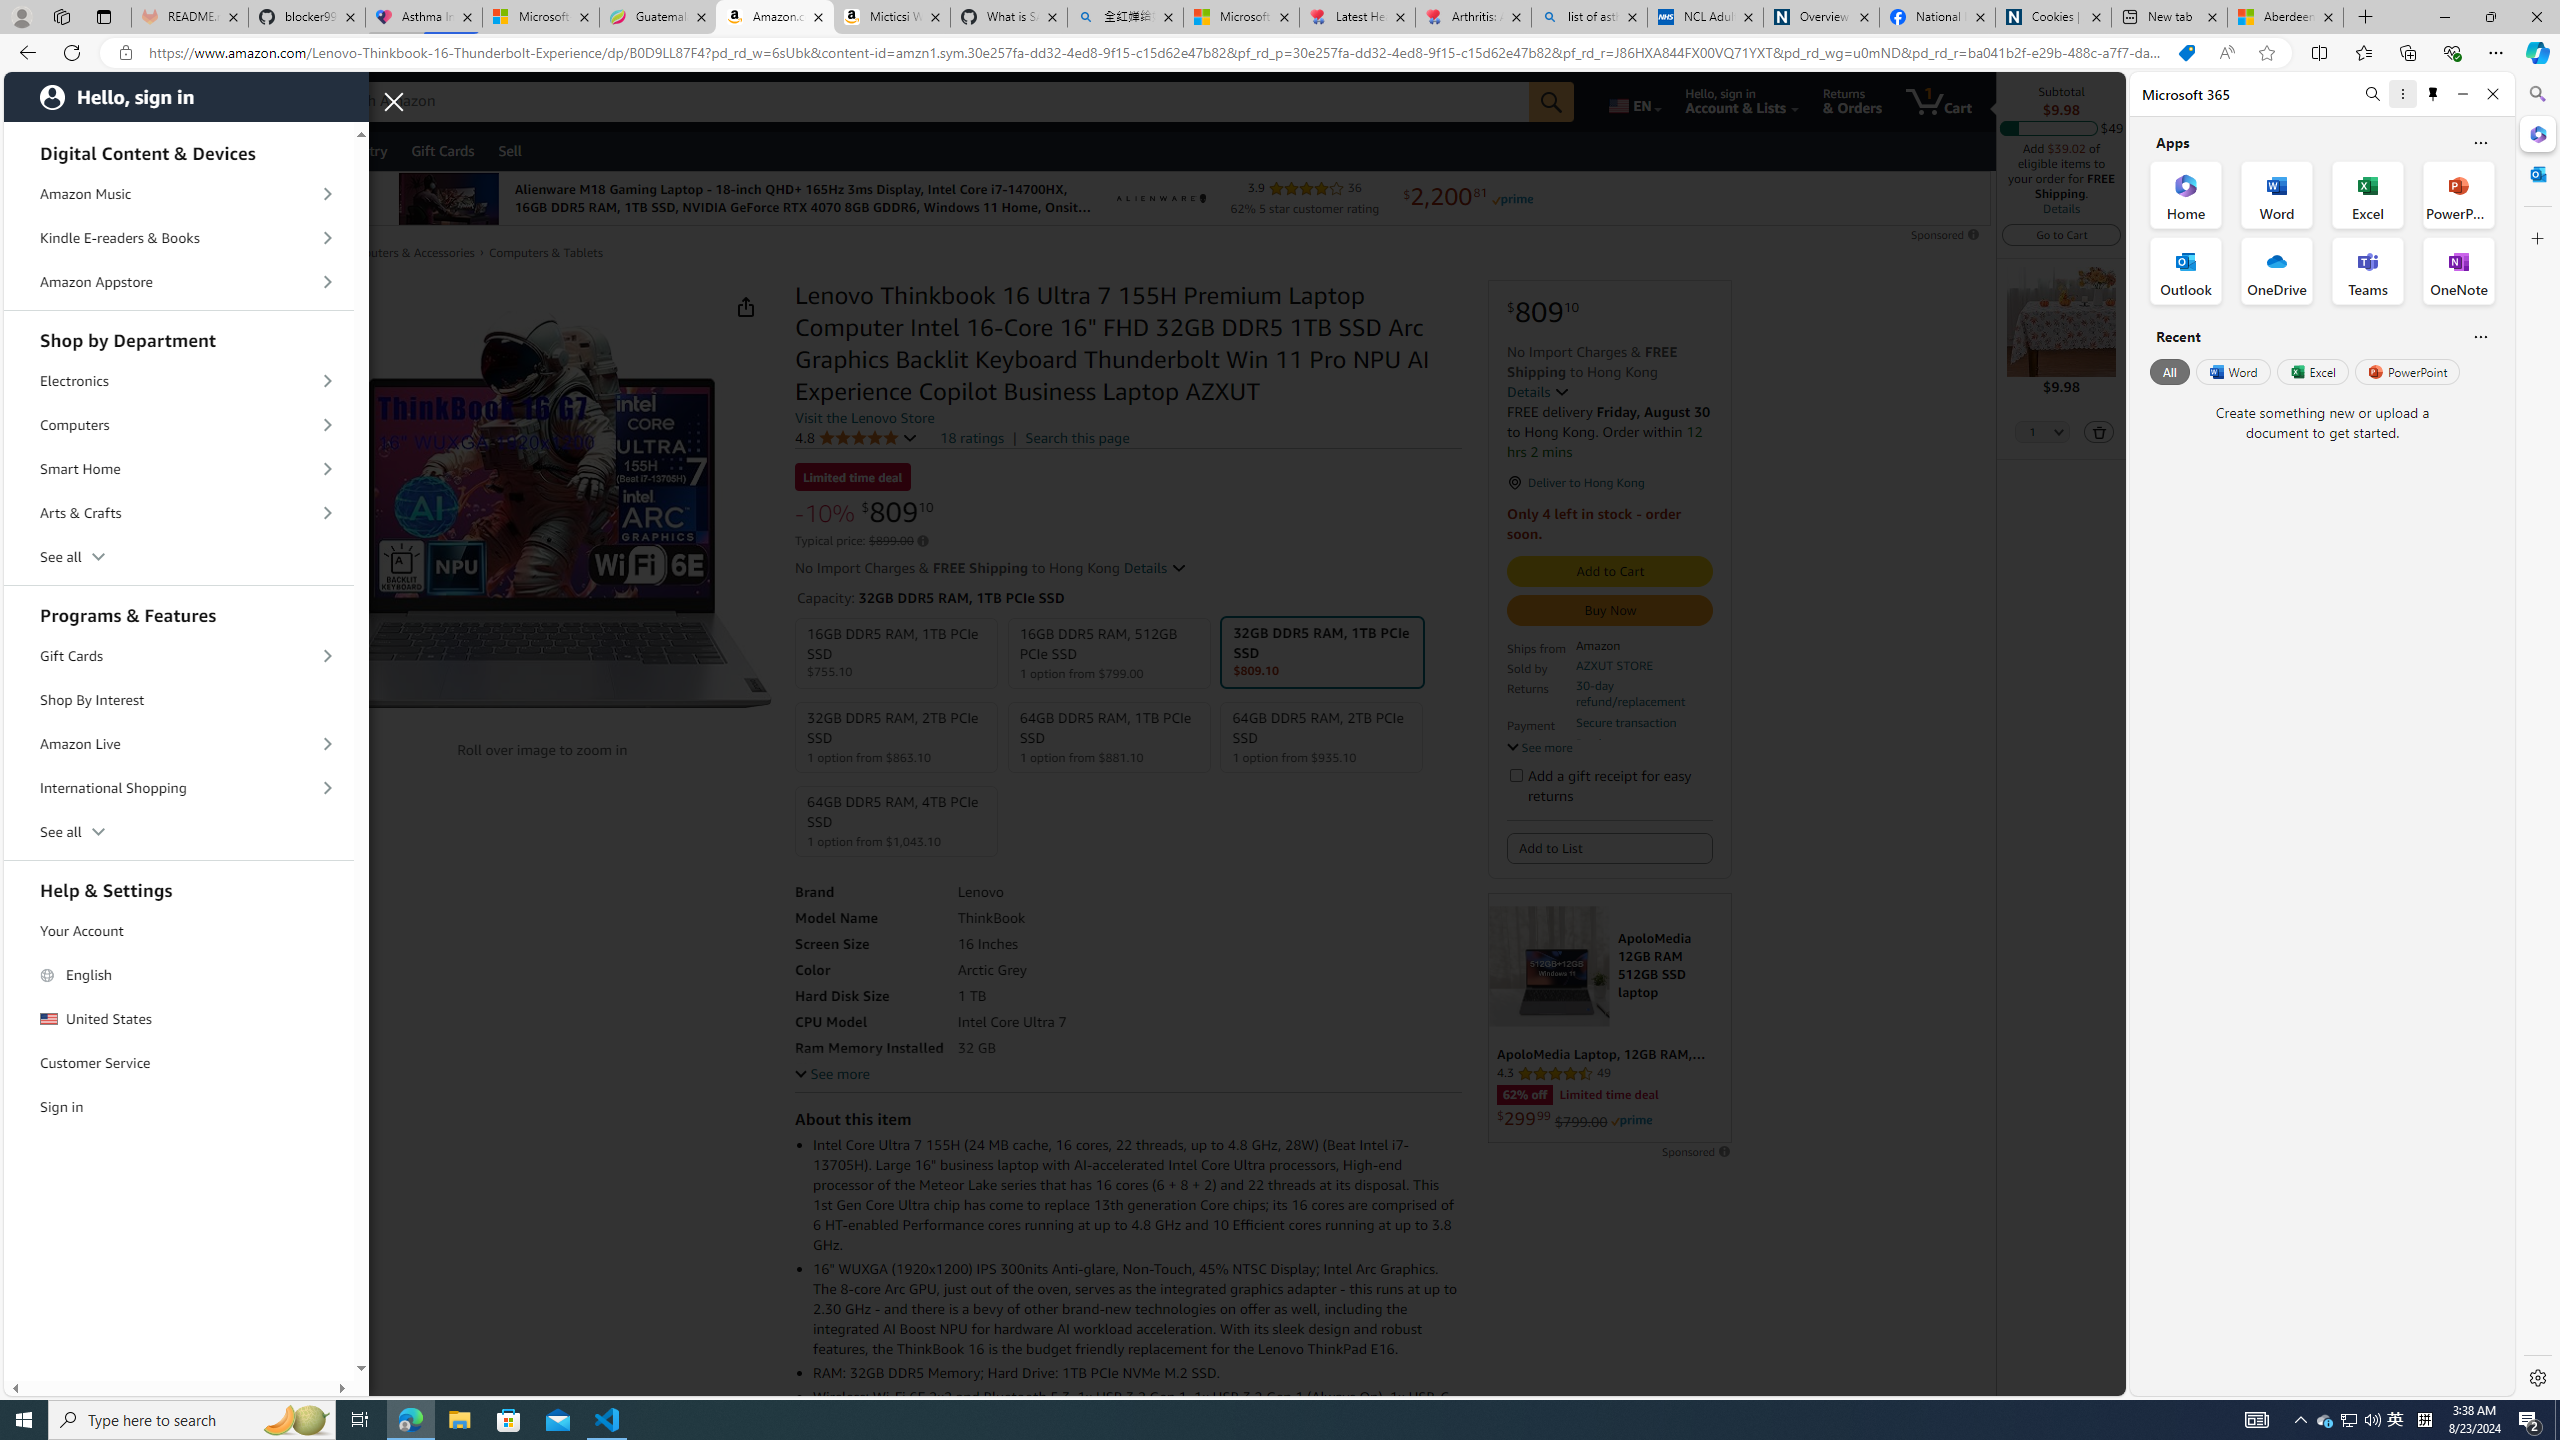 The height and width of the screenshot is (1440, 2560). I want to click on 'English', so click(179, 974).